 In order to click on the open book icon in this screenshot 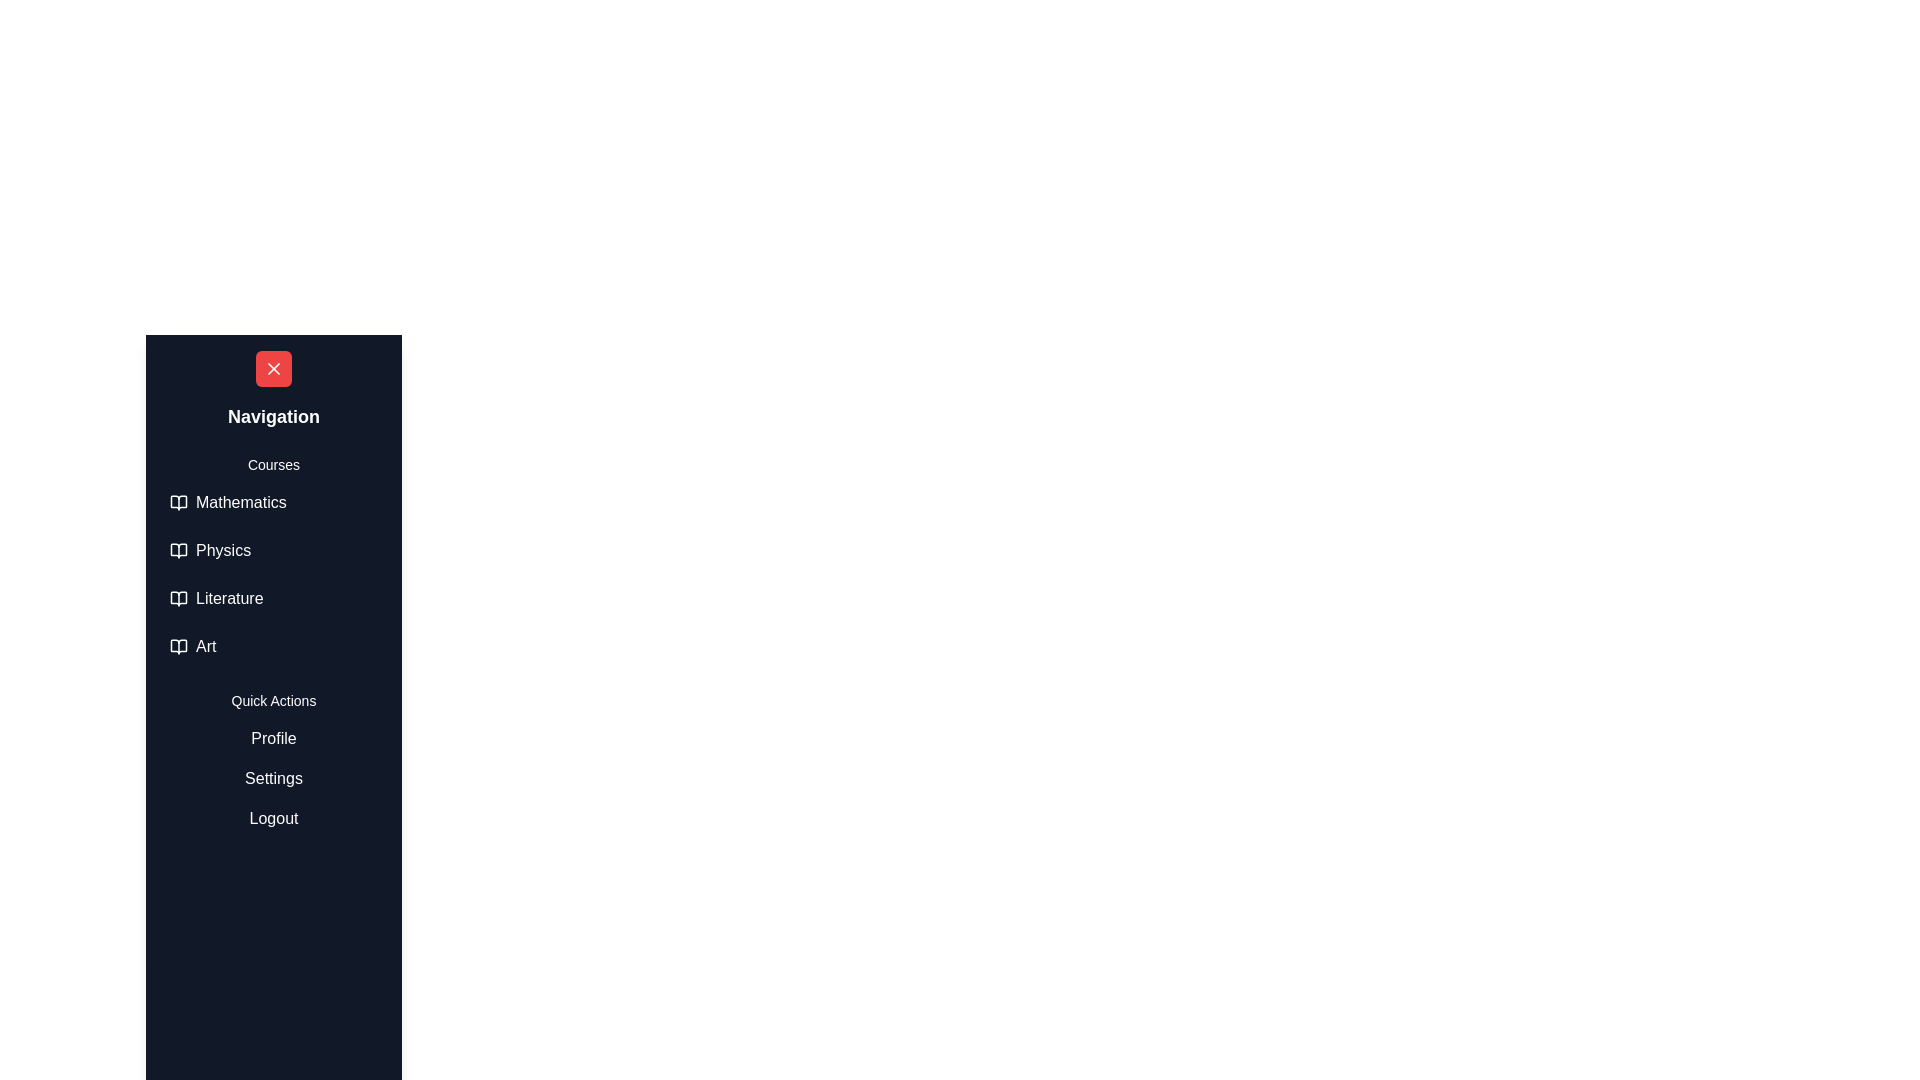, I will do `click(178, 597)`.